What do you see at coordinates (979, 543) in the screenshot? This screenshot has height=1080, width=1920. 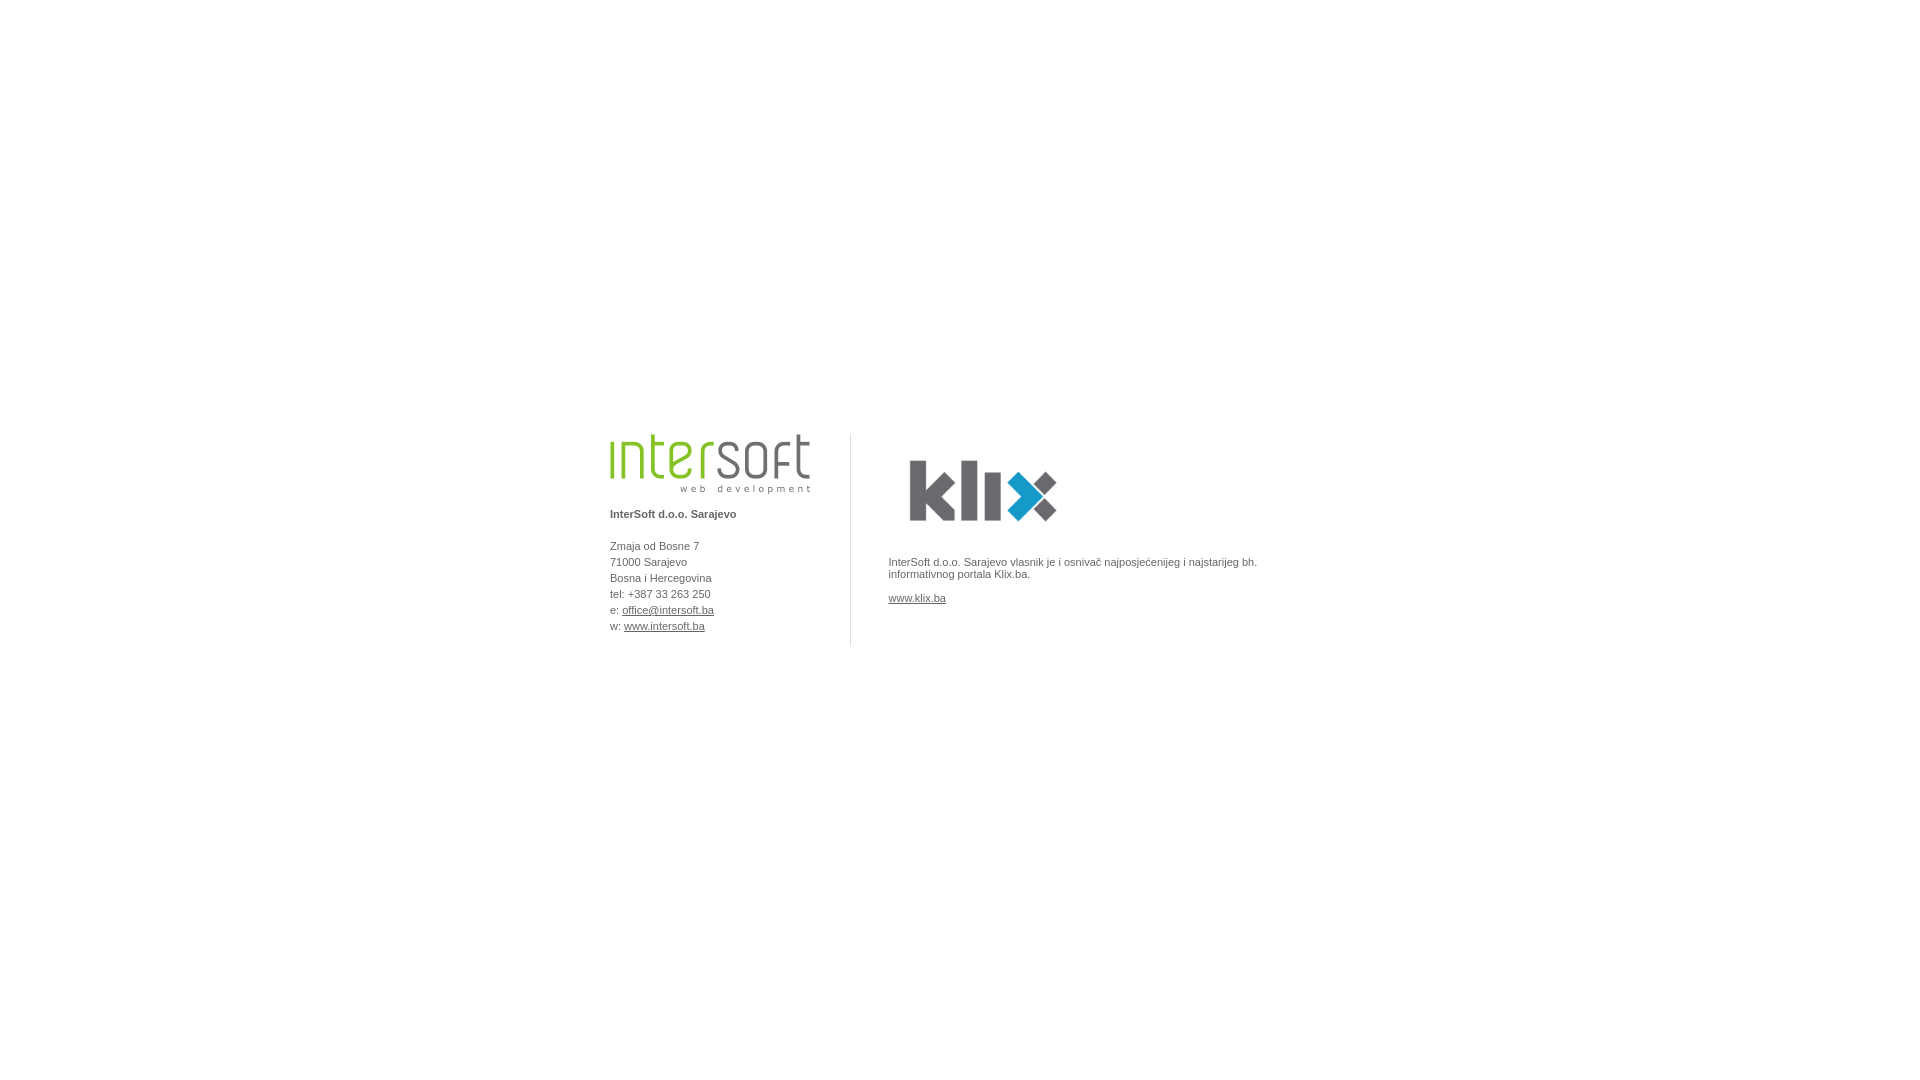 I see `'Klix.ba'` at bounding box center [979, 543].